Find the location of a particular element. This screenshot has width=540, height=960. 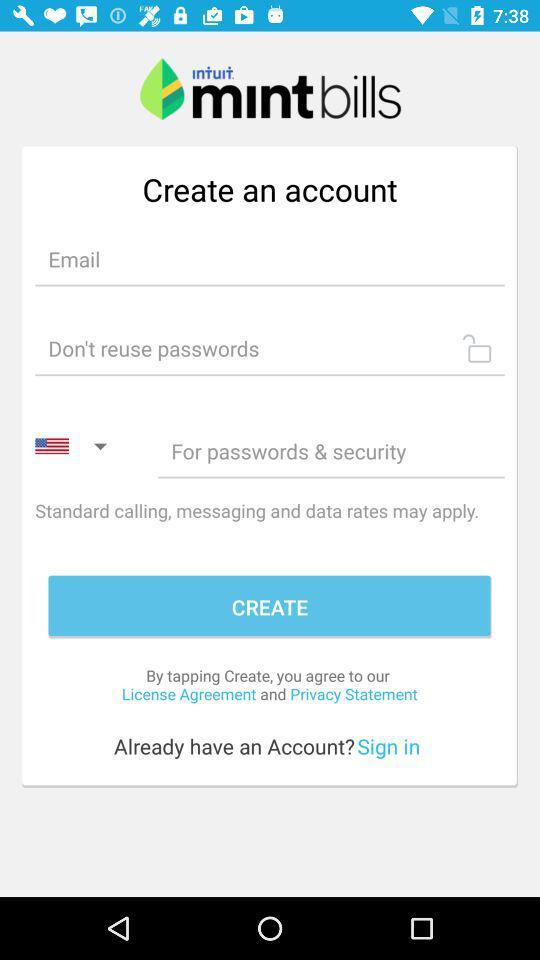

edit selection is located at coordinates (270, 258).